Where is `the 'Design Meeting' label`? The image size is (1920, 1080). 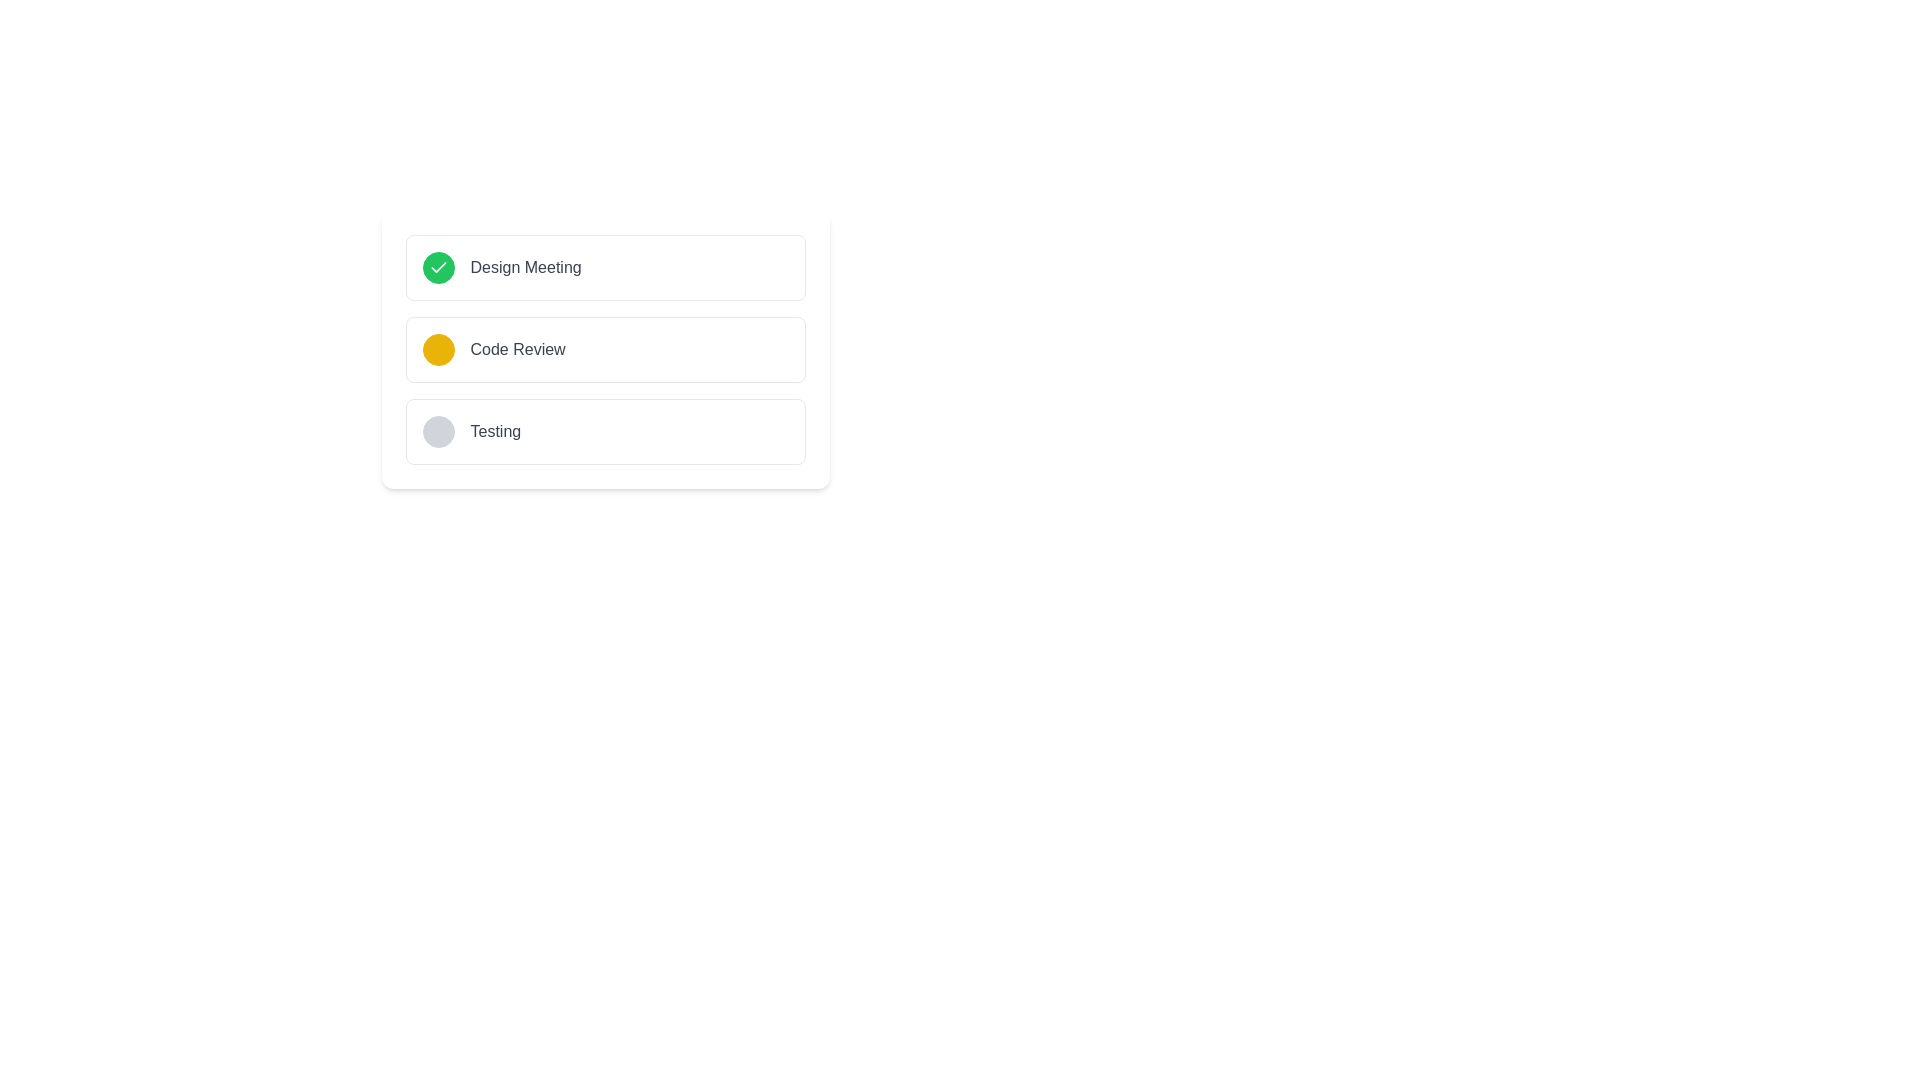 the 'Design Meeting' label is located at coordinates (526, 266).